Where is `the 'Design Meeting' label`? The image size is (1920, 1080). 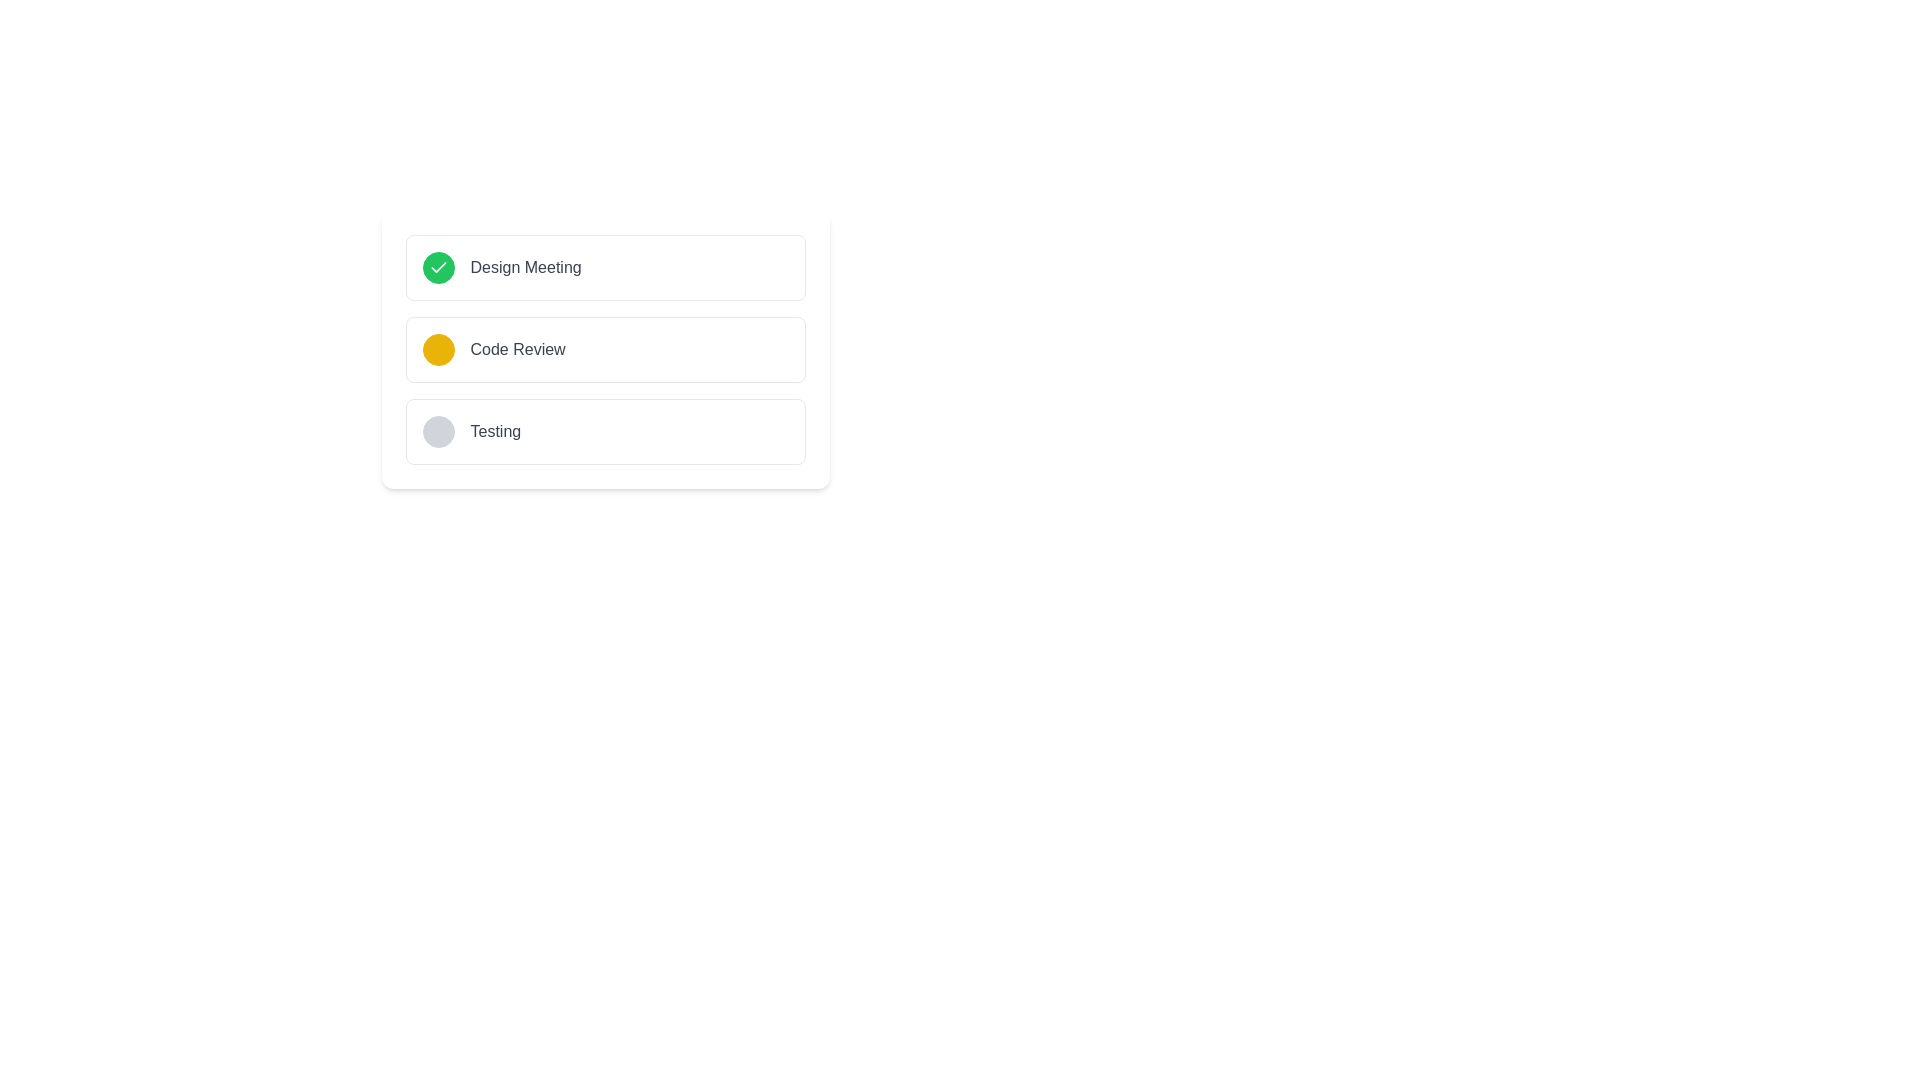 the 'Design Meeting' label is located at coordinates (526, 266).